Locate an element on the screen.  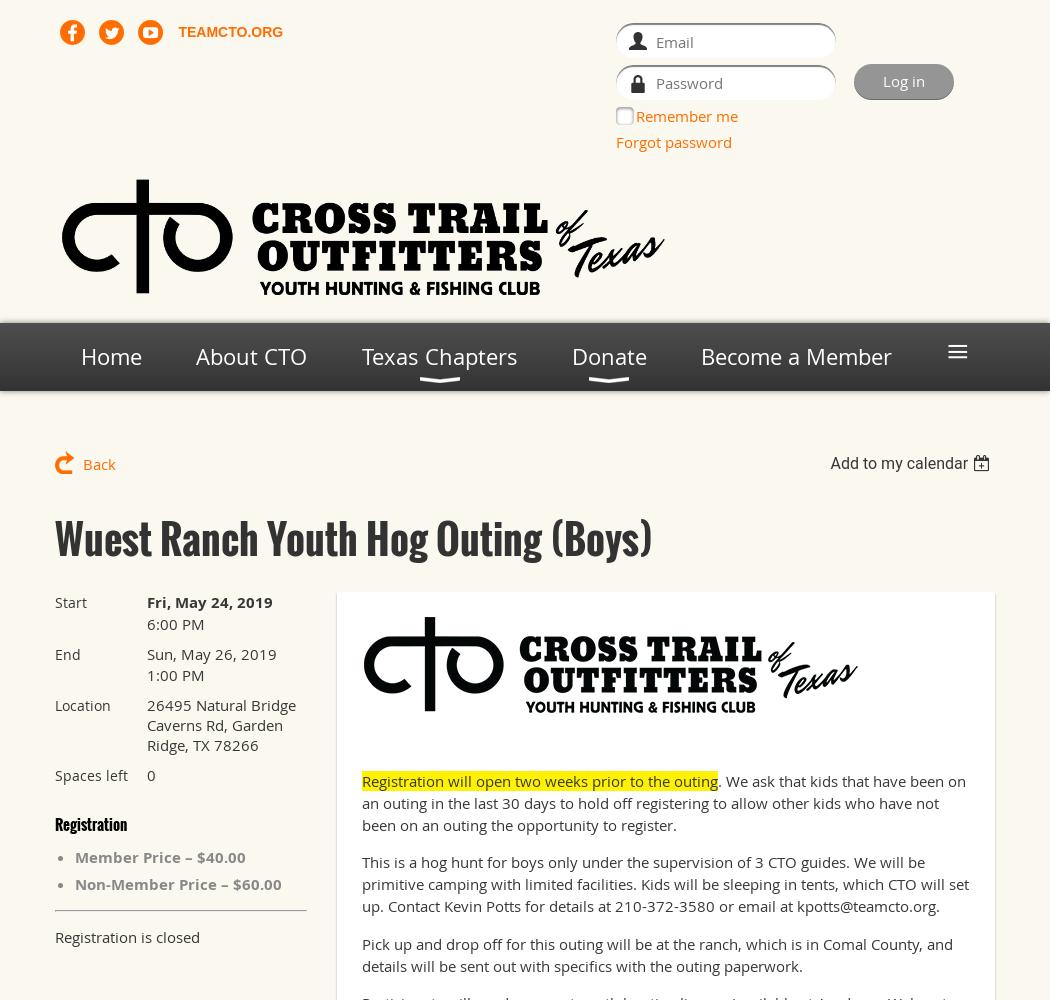
'Member Price – $40.00' is located at coordinates (160, 855).